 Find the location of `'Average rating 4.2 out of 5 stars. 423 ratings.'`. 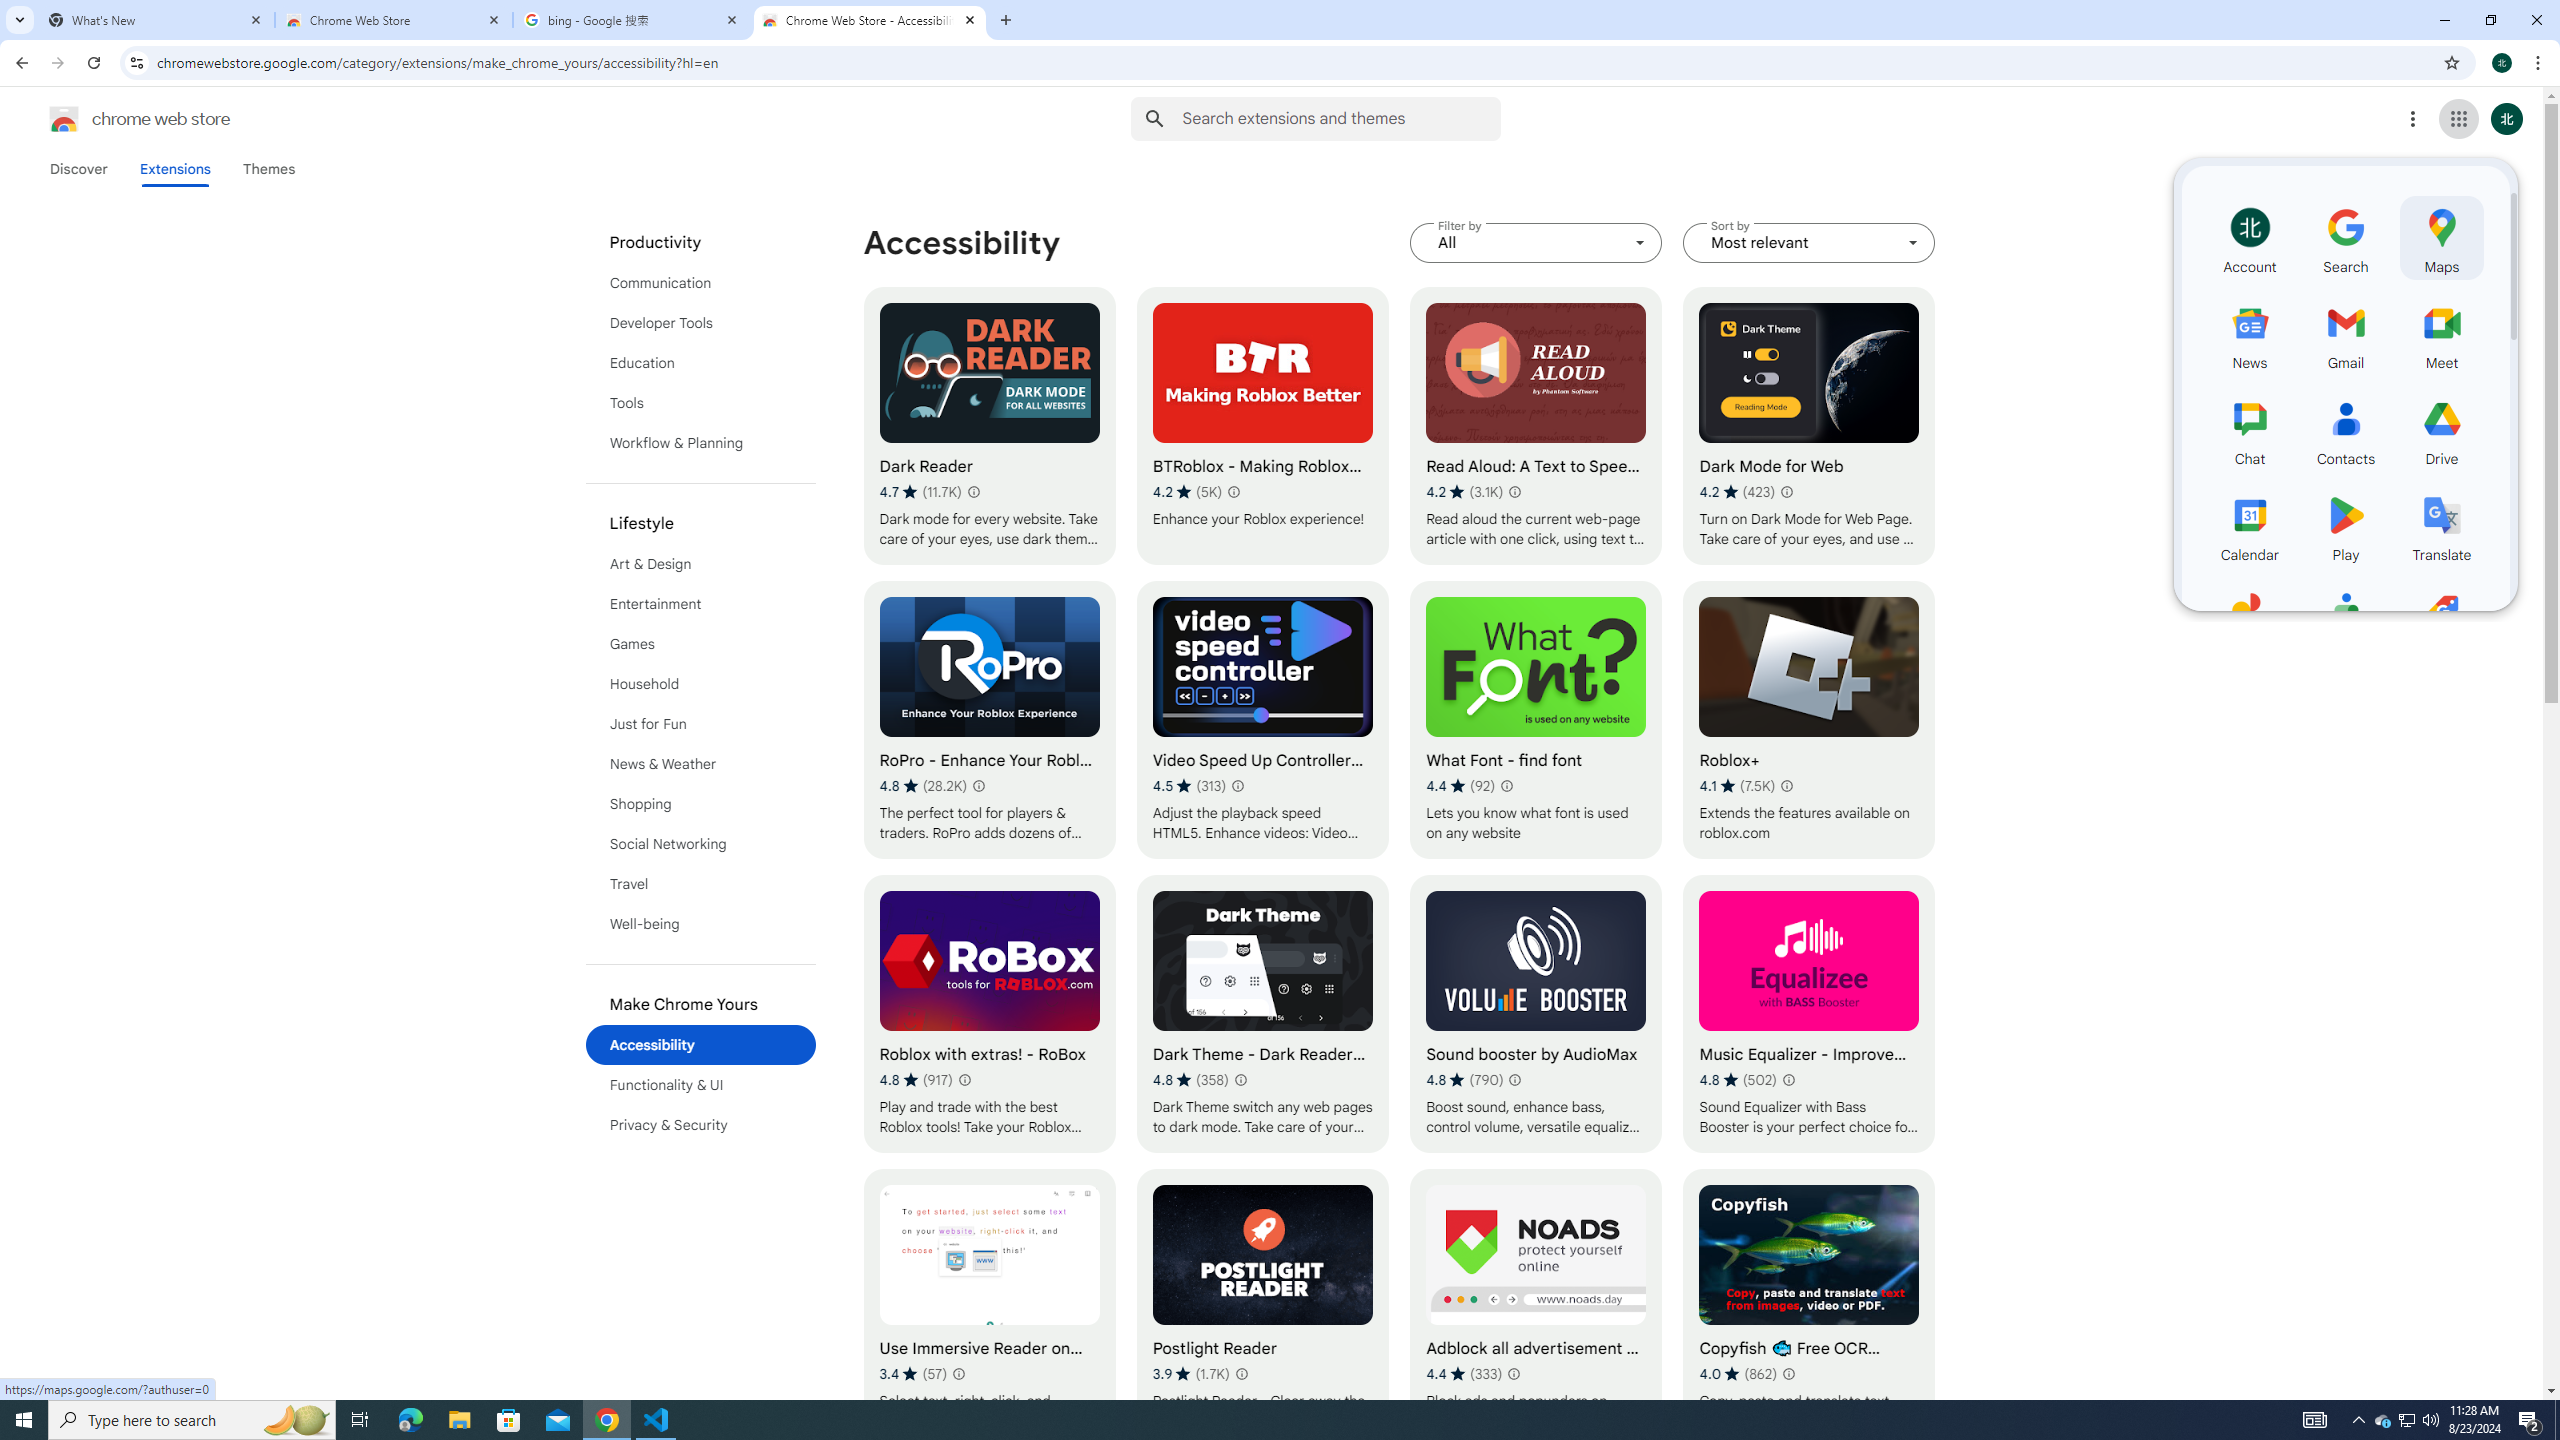

'Average rating 4.2 out of 5 stars. 423 ratings.' is located at coordinates (1737, 491).